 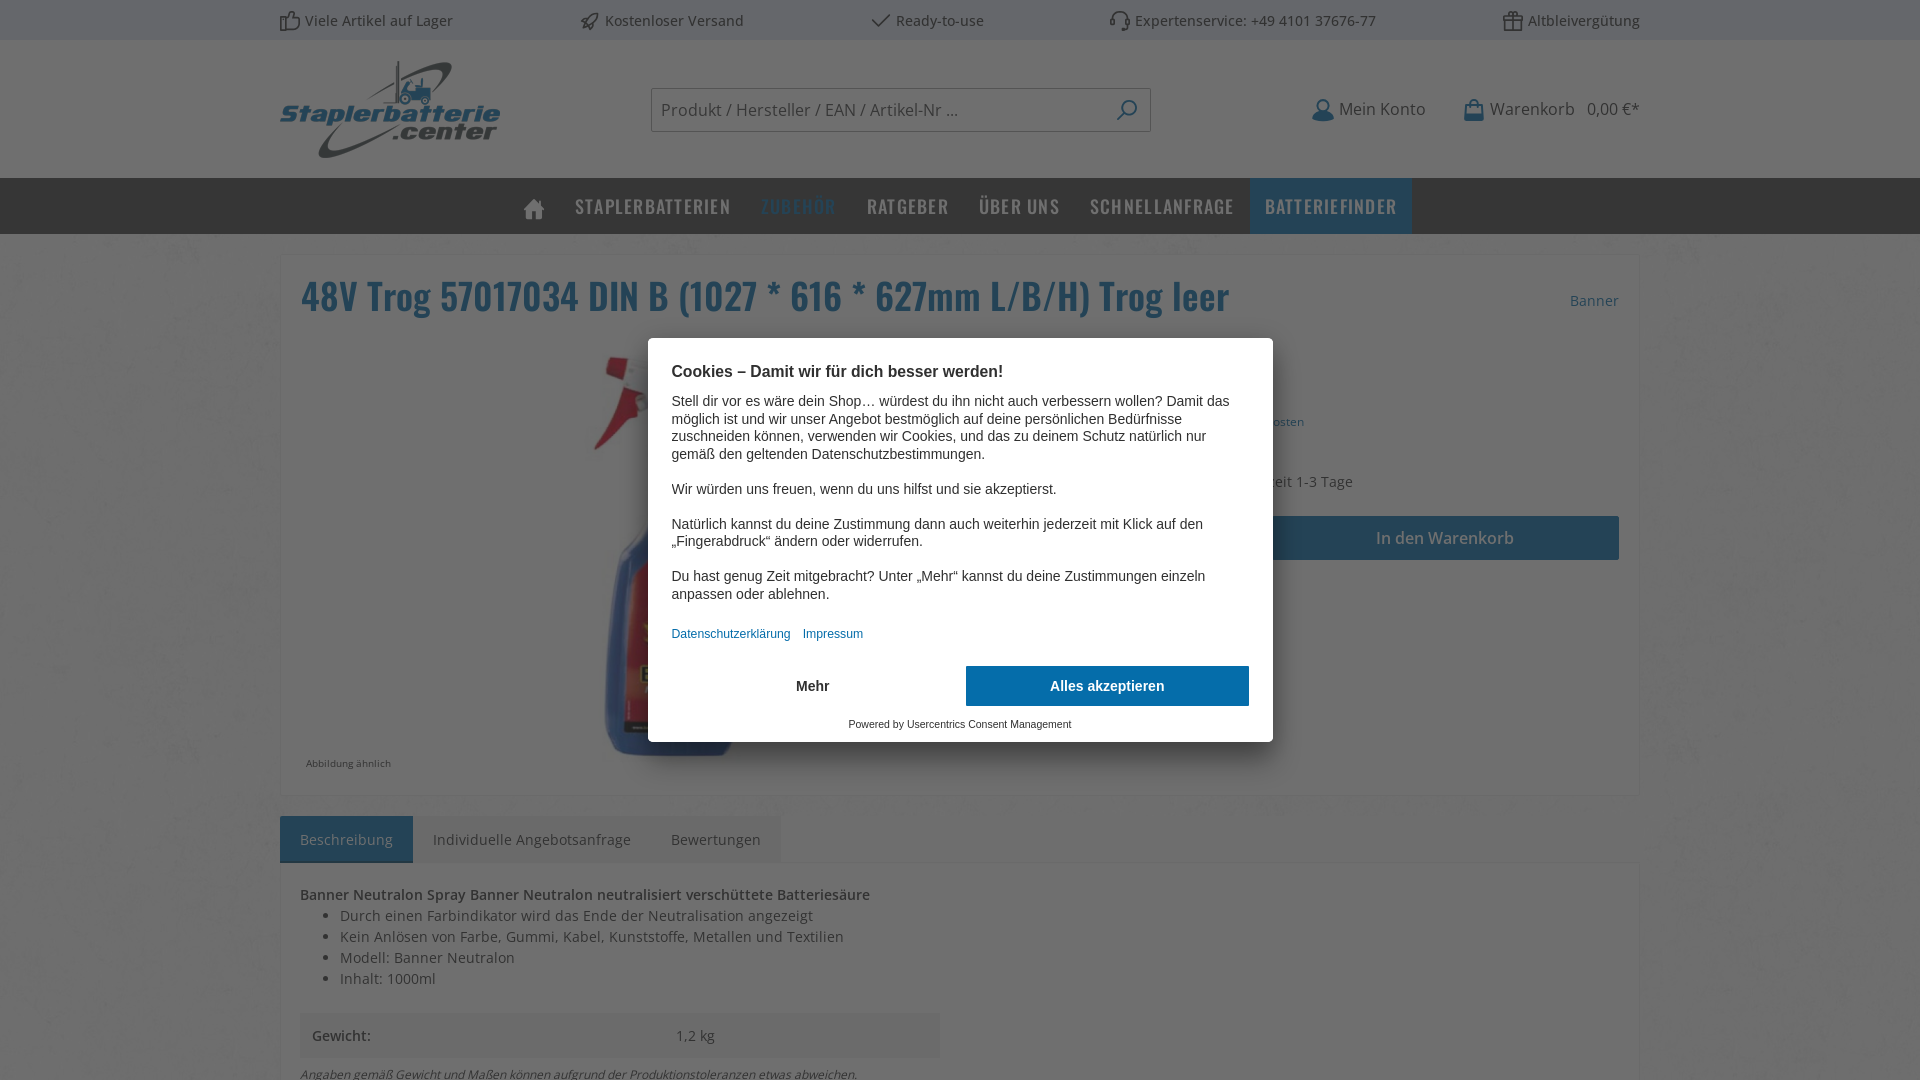 What do you see at coordinates (1250, 19) in the screenshot?
I see `'+49 4101 37676-77'` at bounding box center [1250, 19].